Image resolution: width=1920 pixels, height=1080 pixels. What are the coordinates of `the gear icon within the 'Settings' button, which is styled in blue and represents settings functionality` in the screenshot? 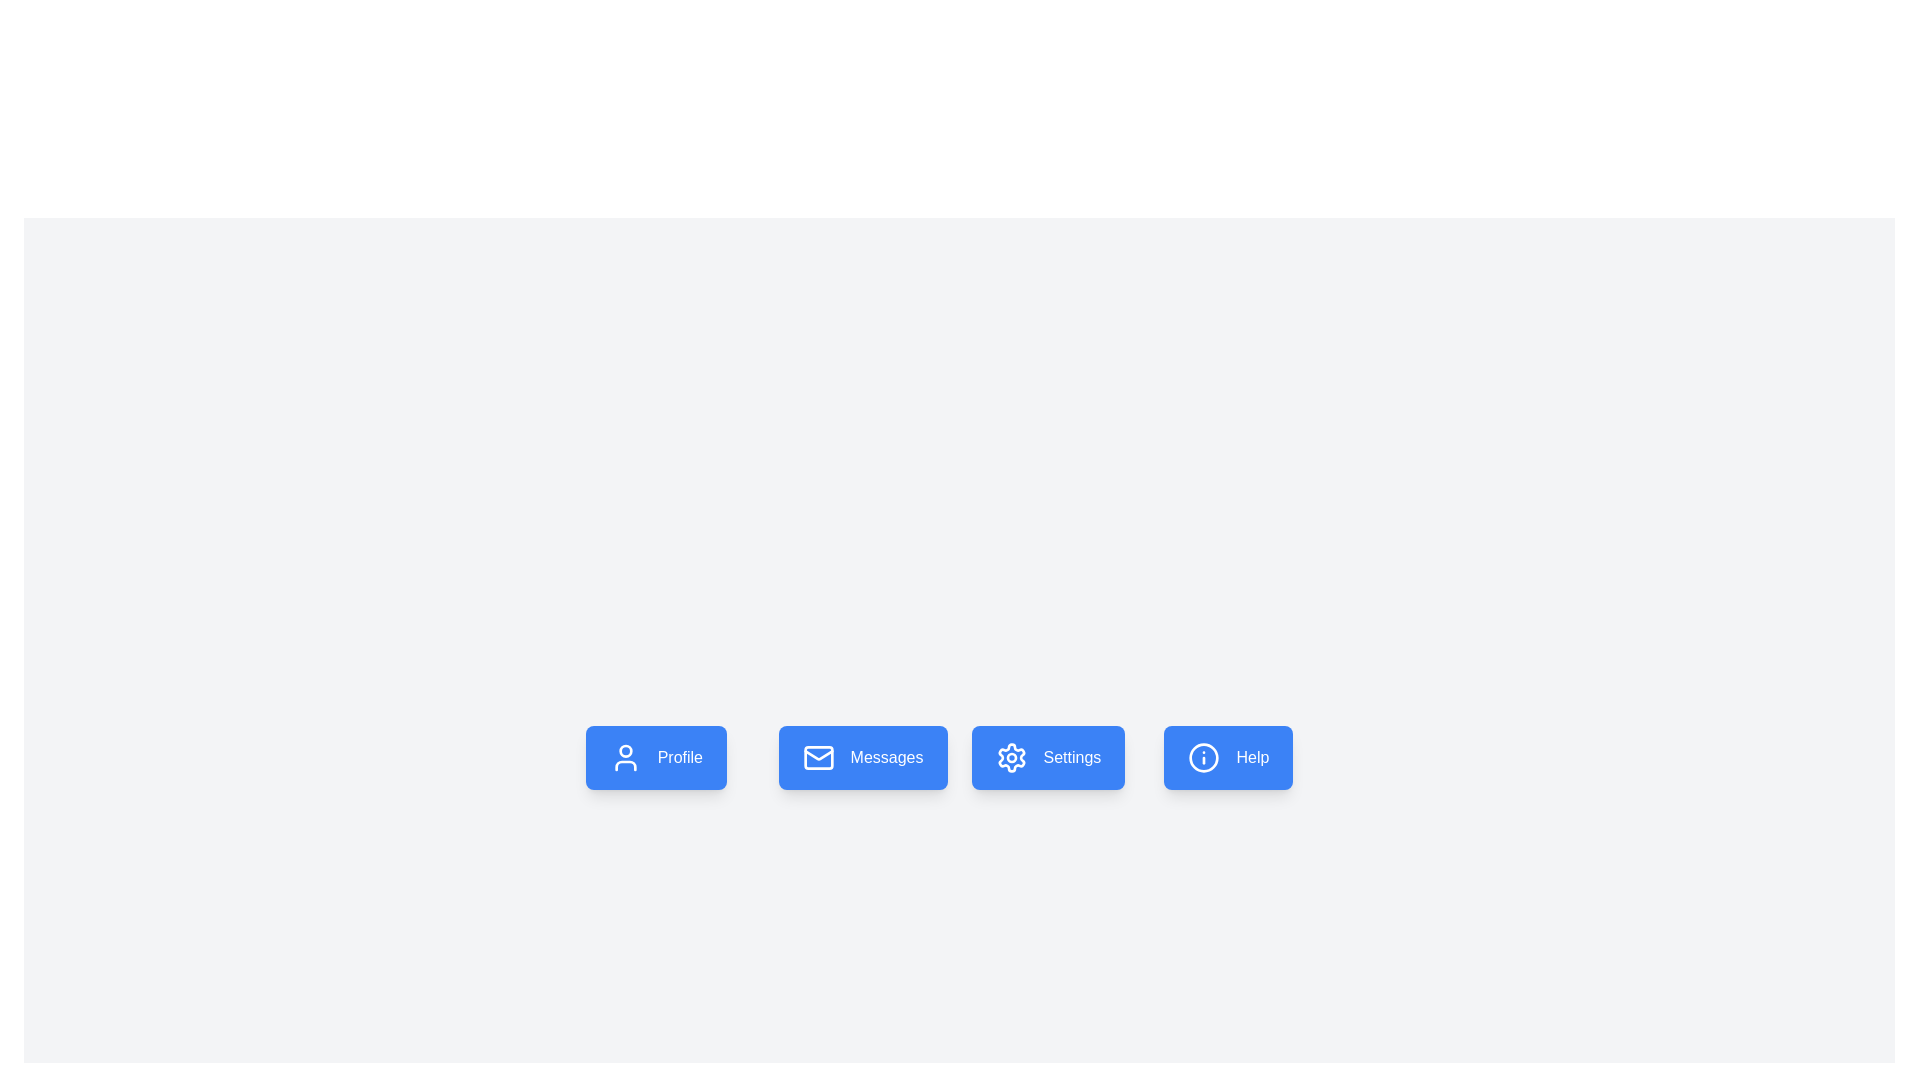 It's located at (1011, 758).